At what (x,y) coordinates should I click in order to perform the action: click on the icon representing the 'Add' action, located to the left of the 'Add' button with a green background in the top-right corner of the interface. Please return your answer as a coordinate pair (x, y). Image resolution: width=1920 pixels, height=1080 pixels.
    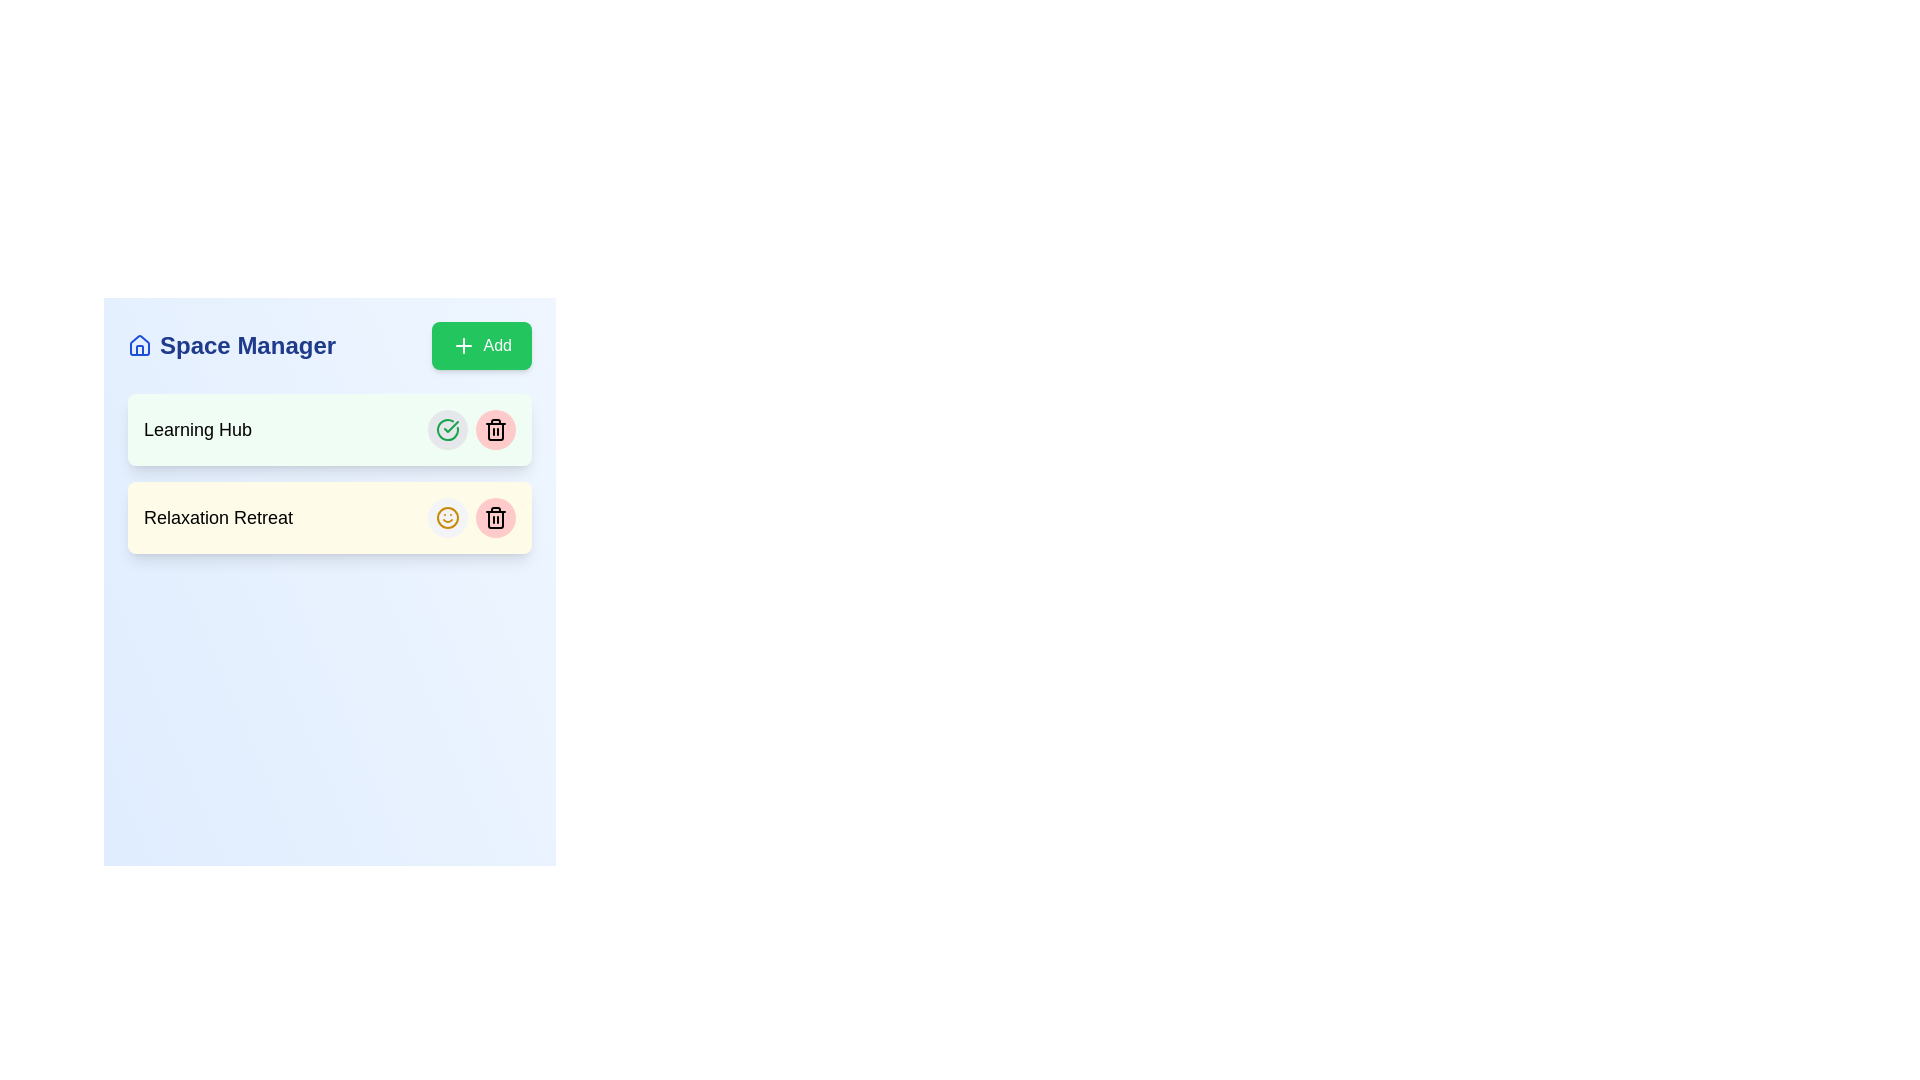
    Looking at the image, I should click on (462, 345).